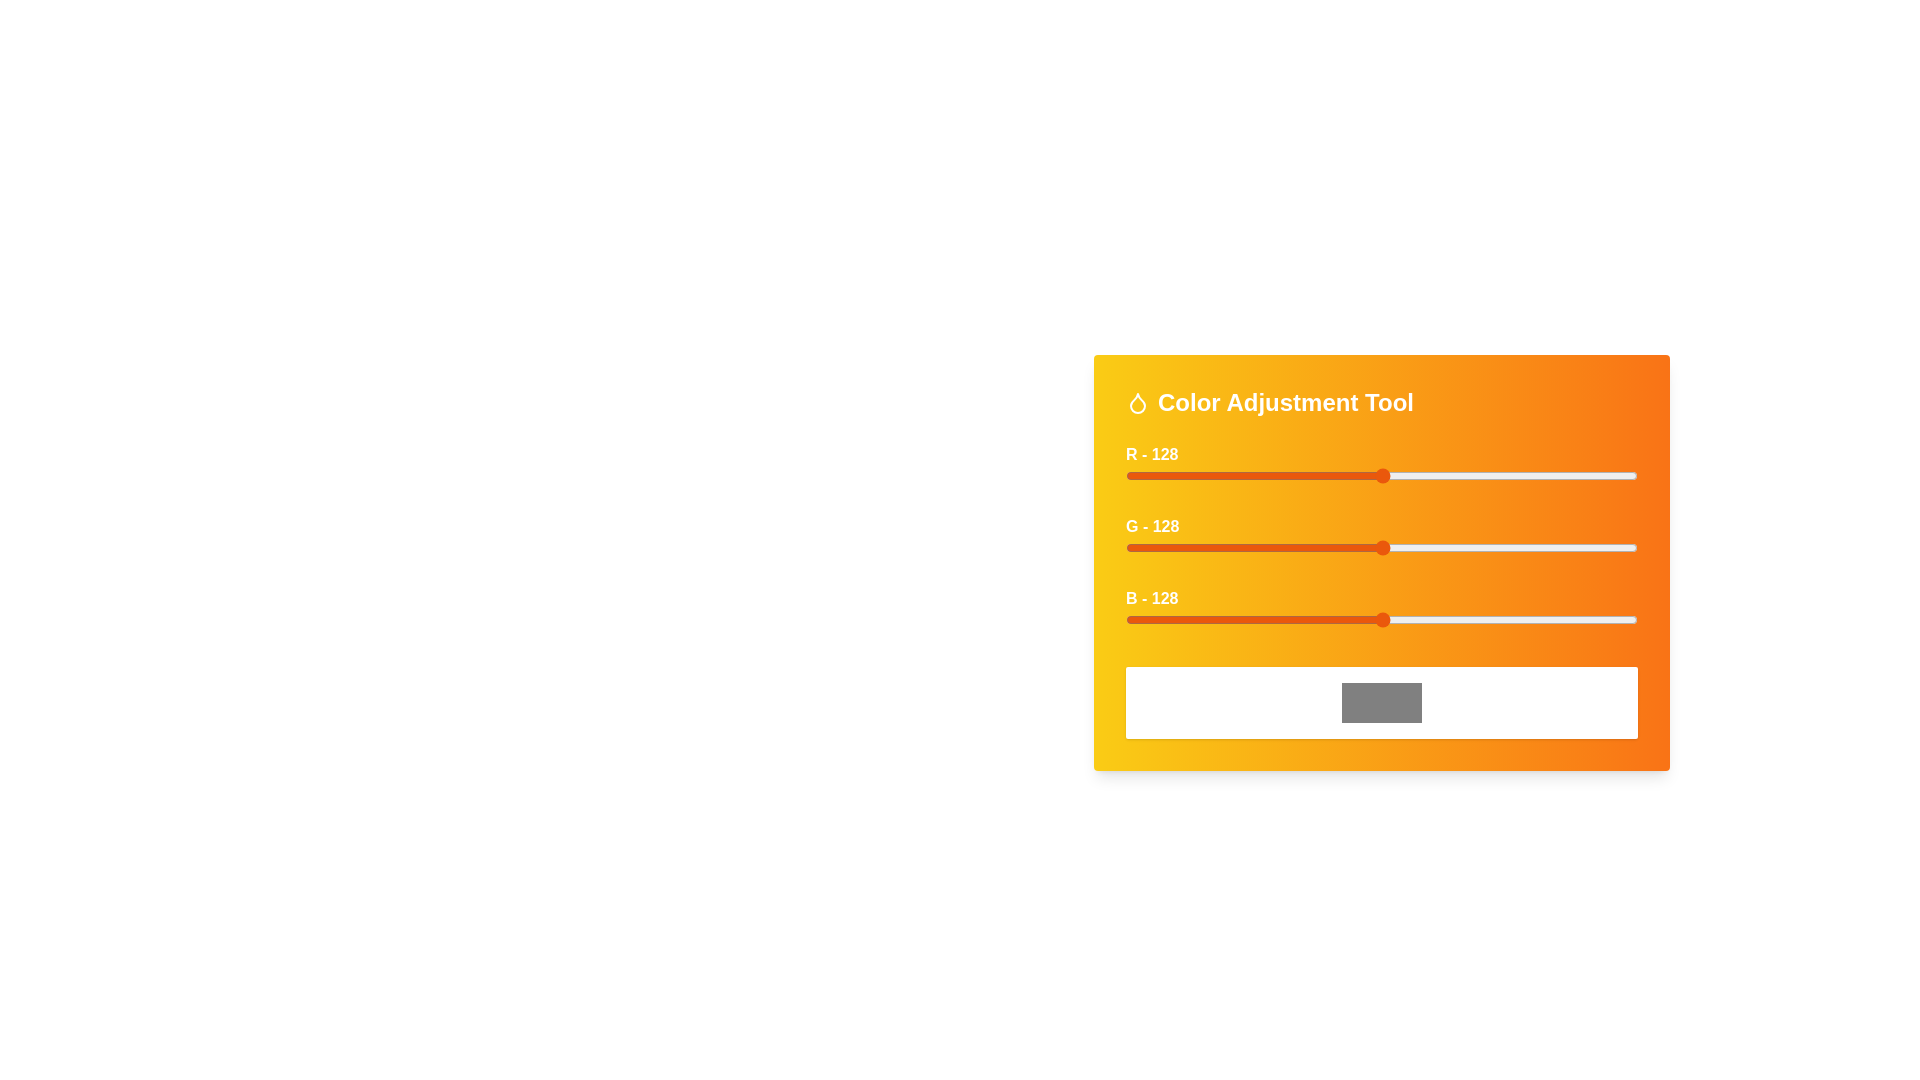 The image size is (1920, 1080). I want to click on the blue slider to set the blue intensity to 52, so click(1229, 619).